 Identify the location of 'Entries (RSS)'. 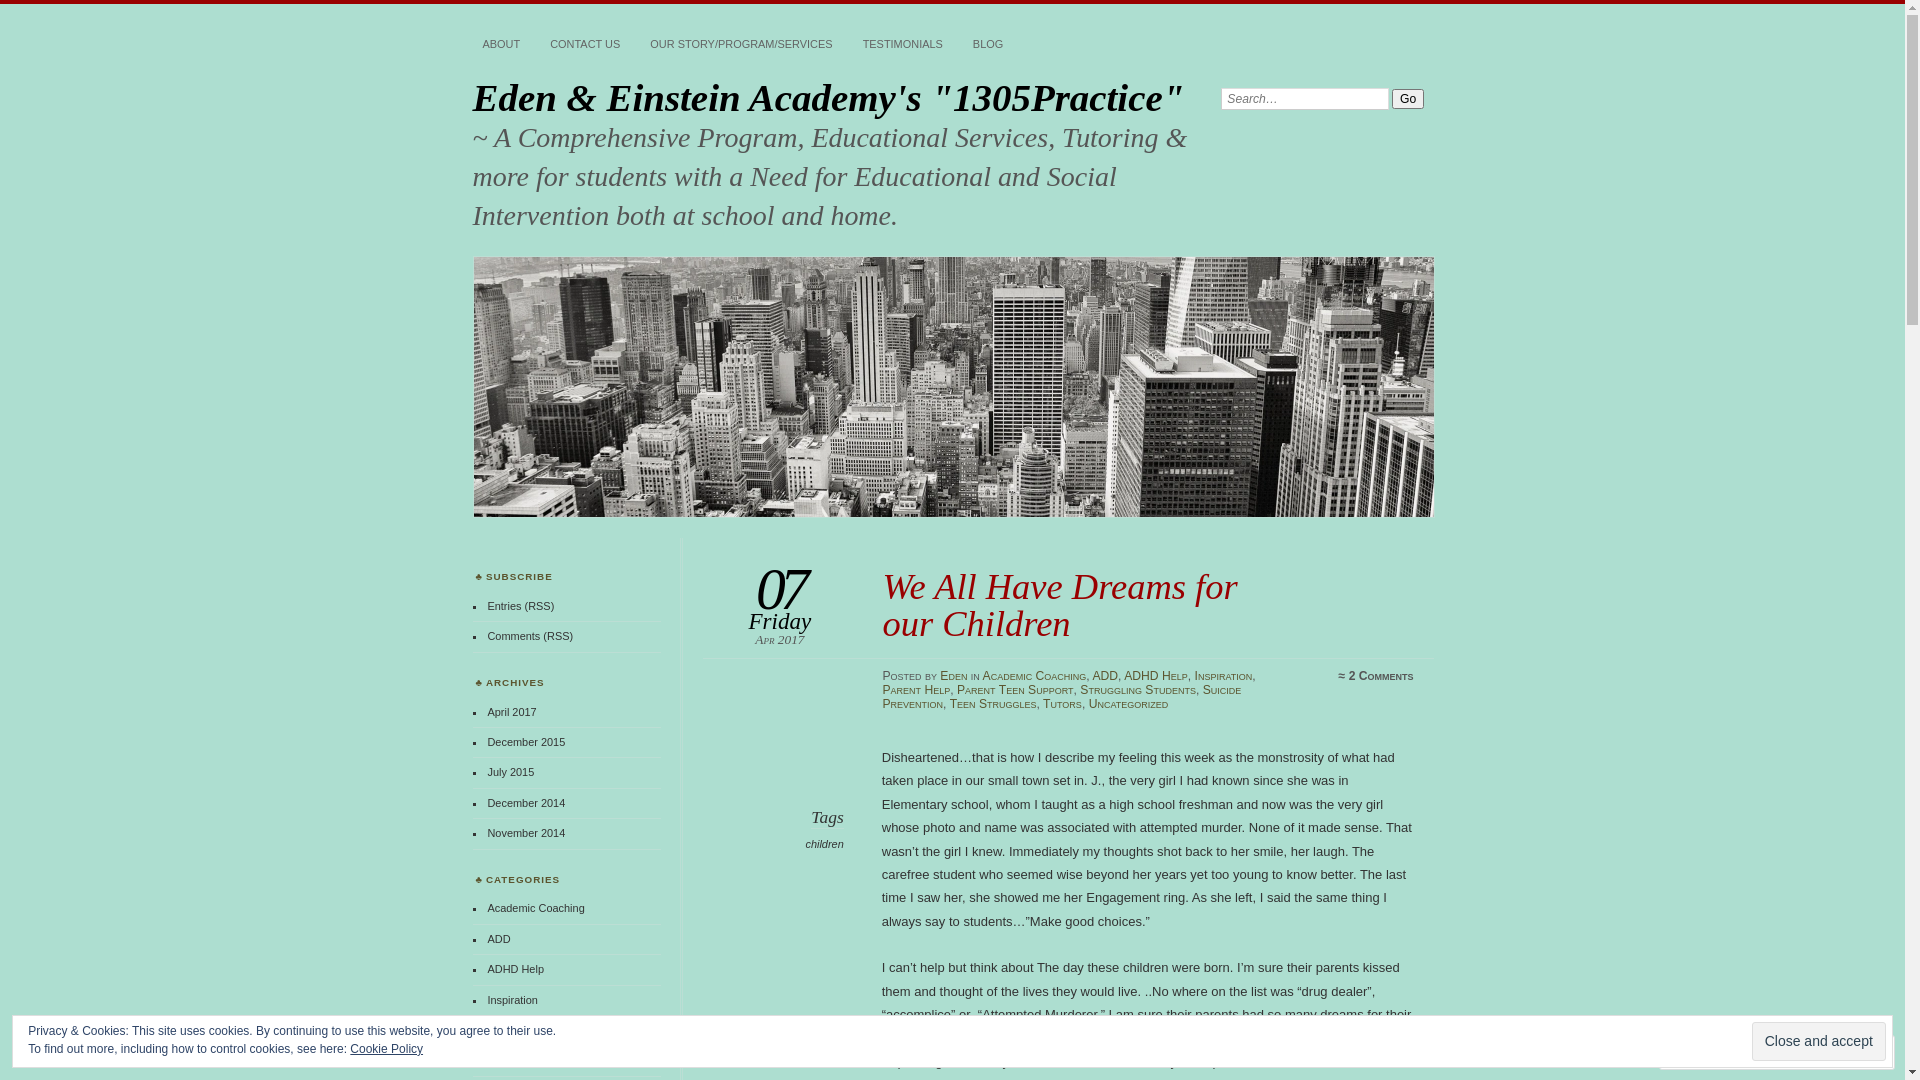
(520, 604).